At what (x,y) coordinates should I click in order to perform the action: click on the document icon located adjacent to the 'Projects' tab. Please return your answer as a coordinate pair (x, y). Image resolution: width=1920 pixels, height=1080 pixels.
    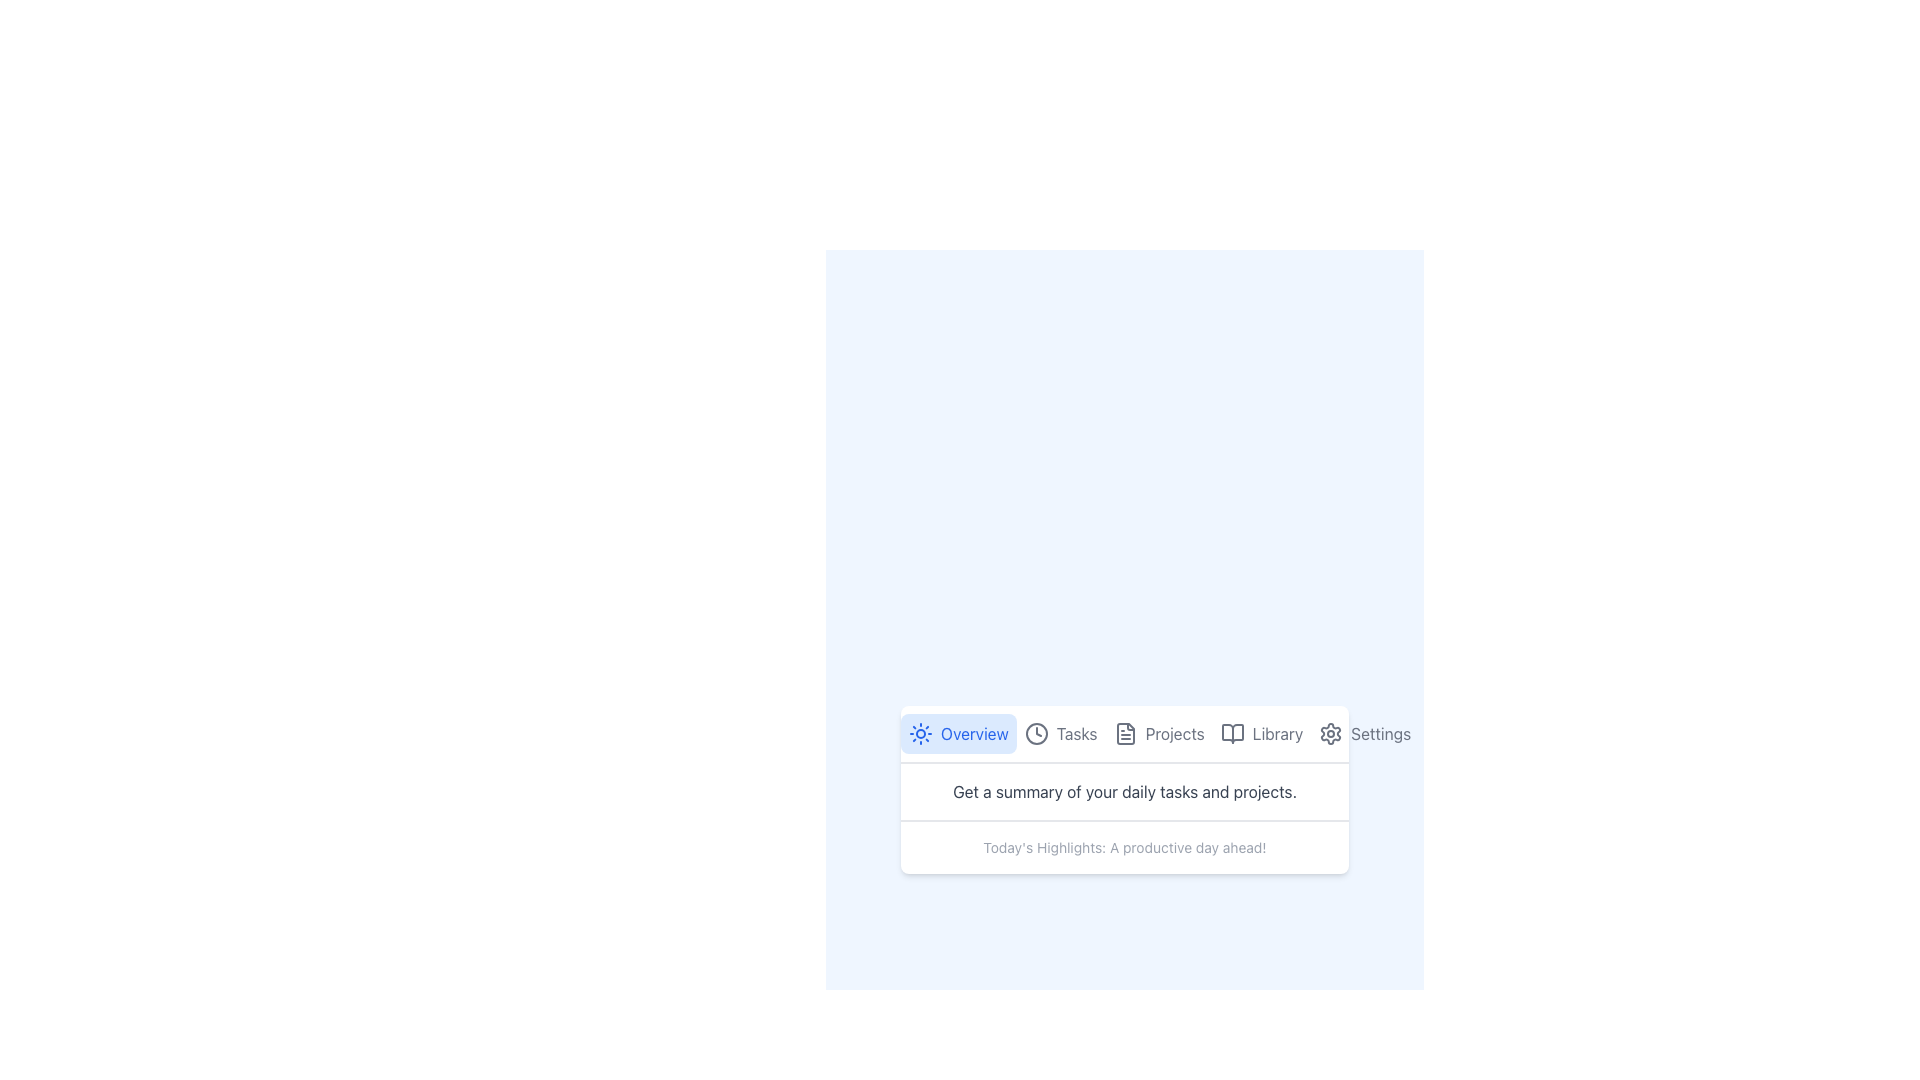
    Looking at the image, I should click on (1125, 733).